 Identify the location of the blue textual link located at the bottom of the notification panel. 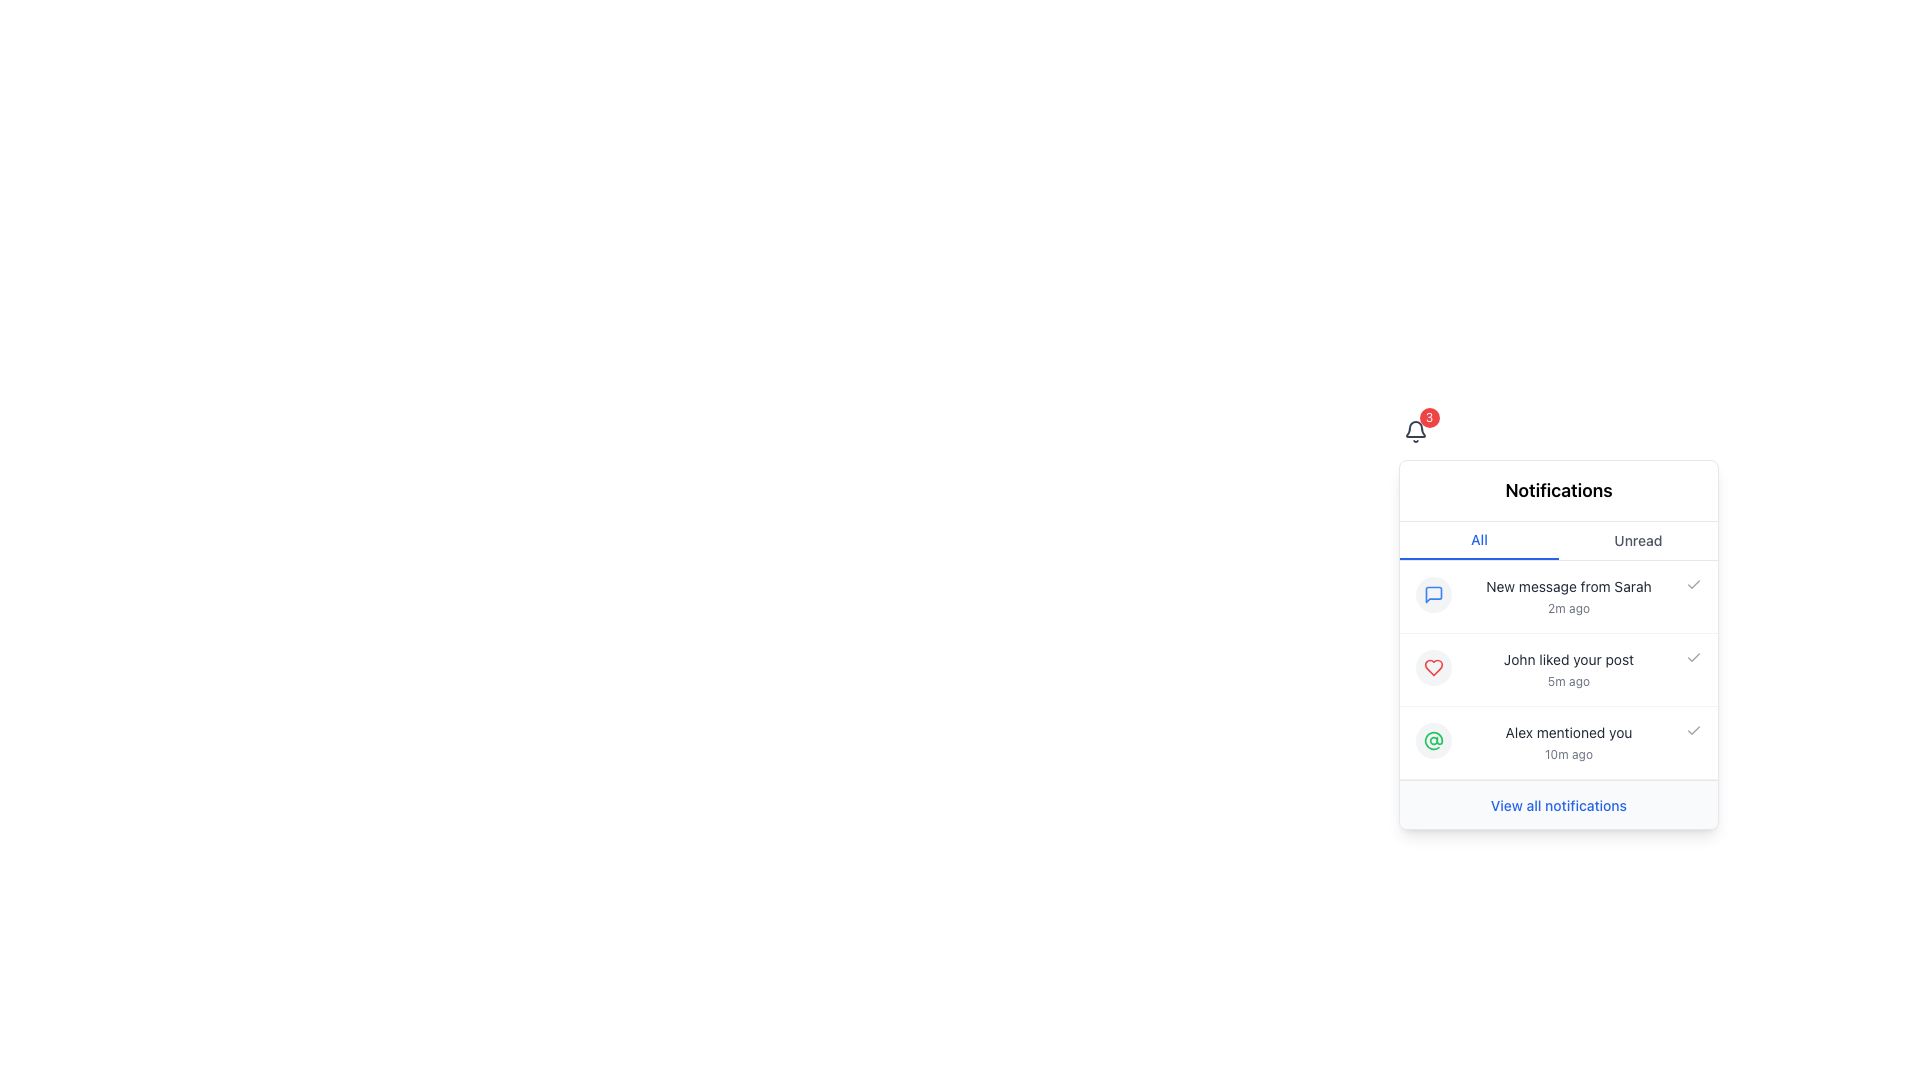
(1558, 805).